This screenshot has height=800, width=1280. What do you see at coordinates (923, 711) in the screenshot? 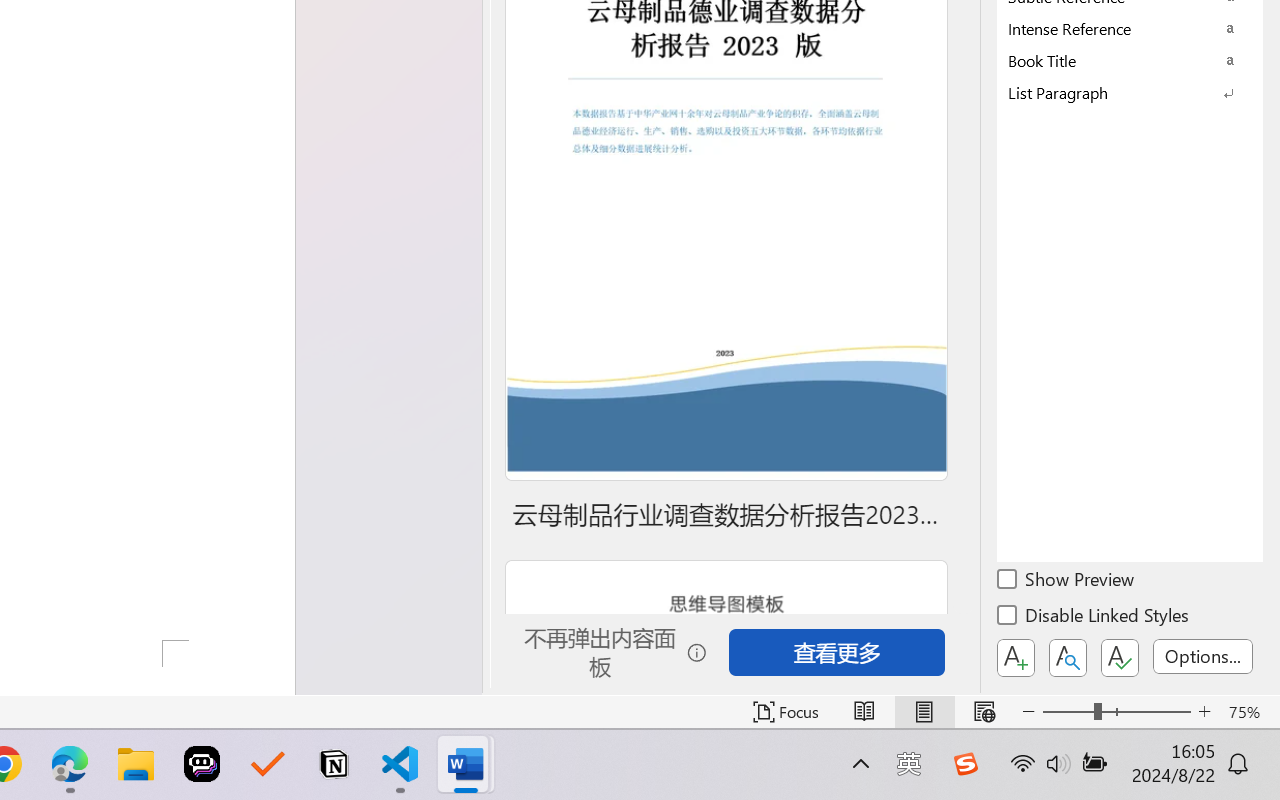
I see `'Print Layout'` at bounding box center [923, 711].